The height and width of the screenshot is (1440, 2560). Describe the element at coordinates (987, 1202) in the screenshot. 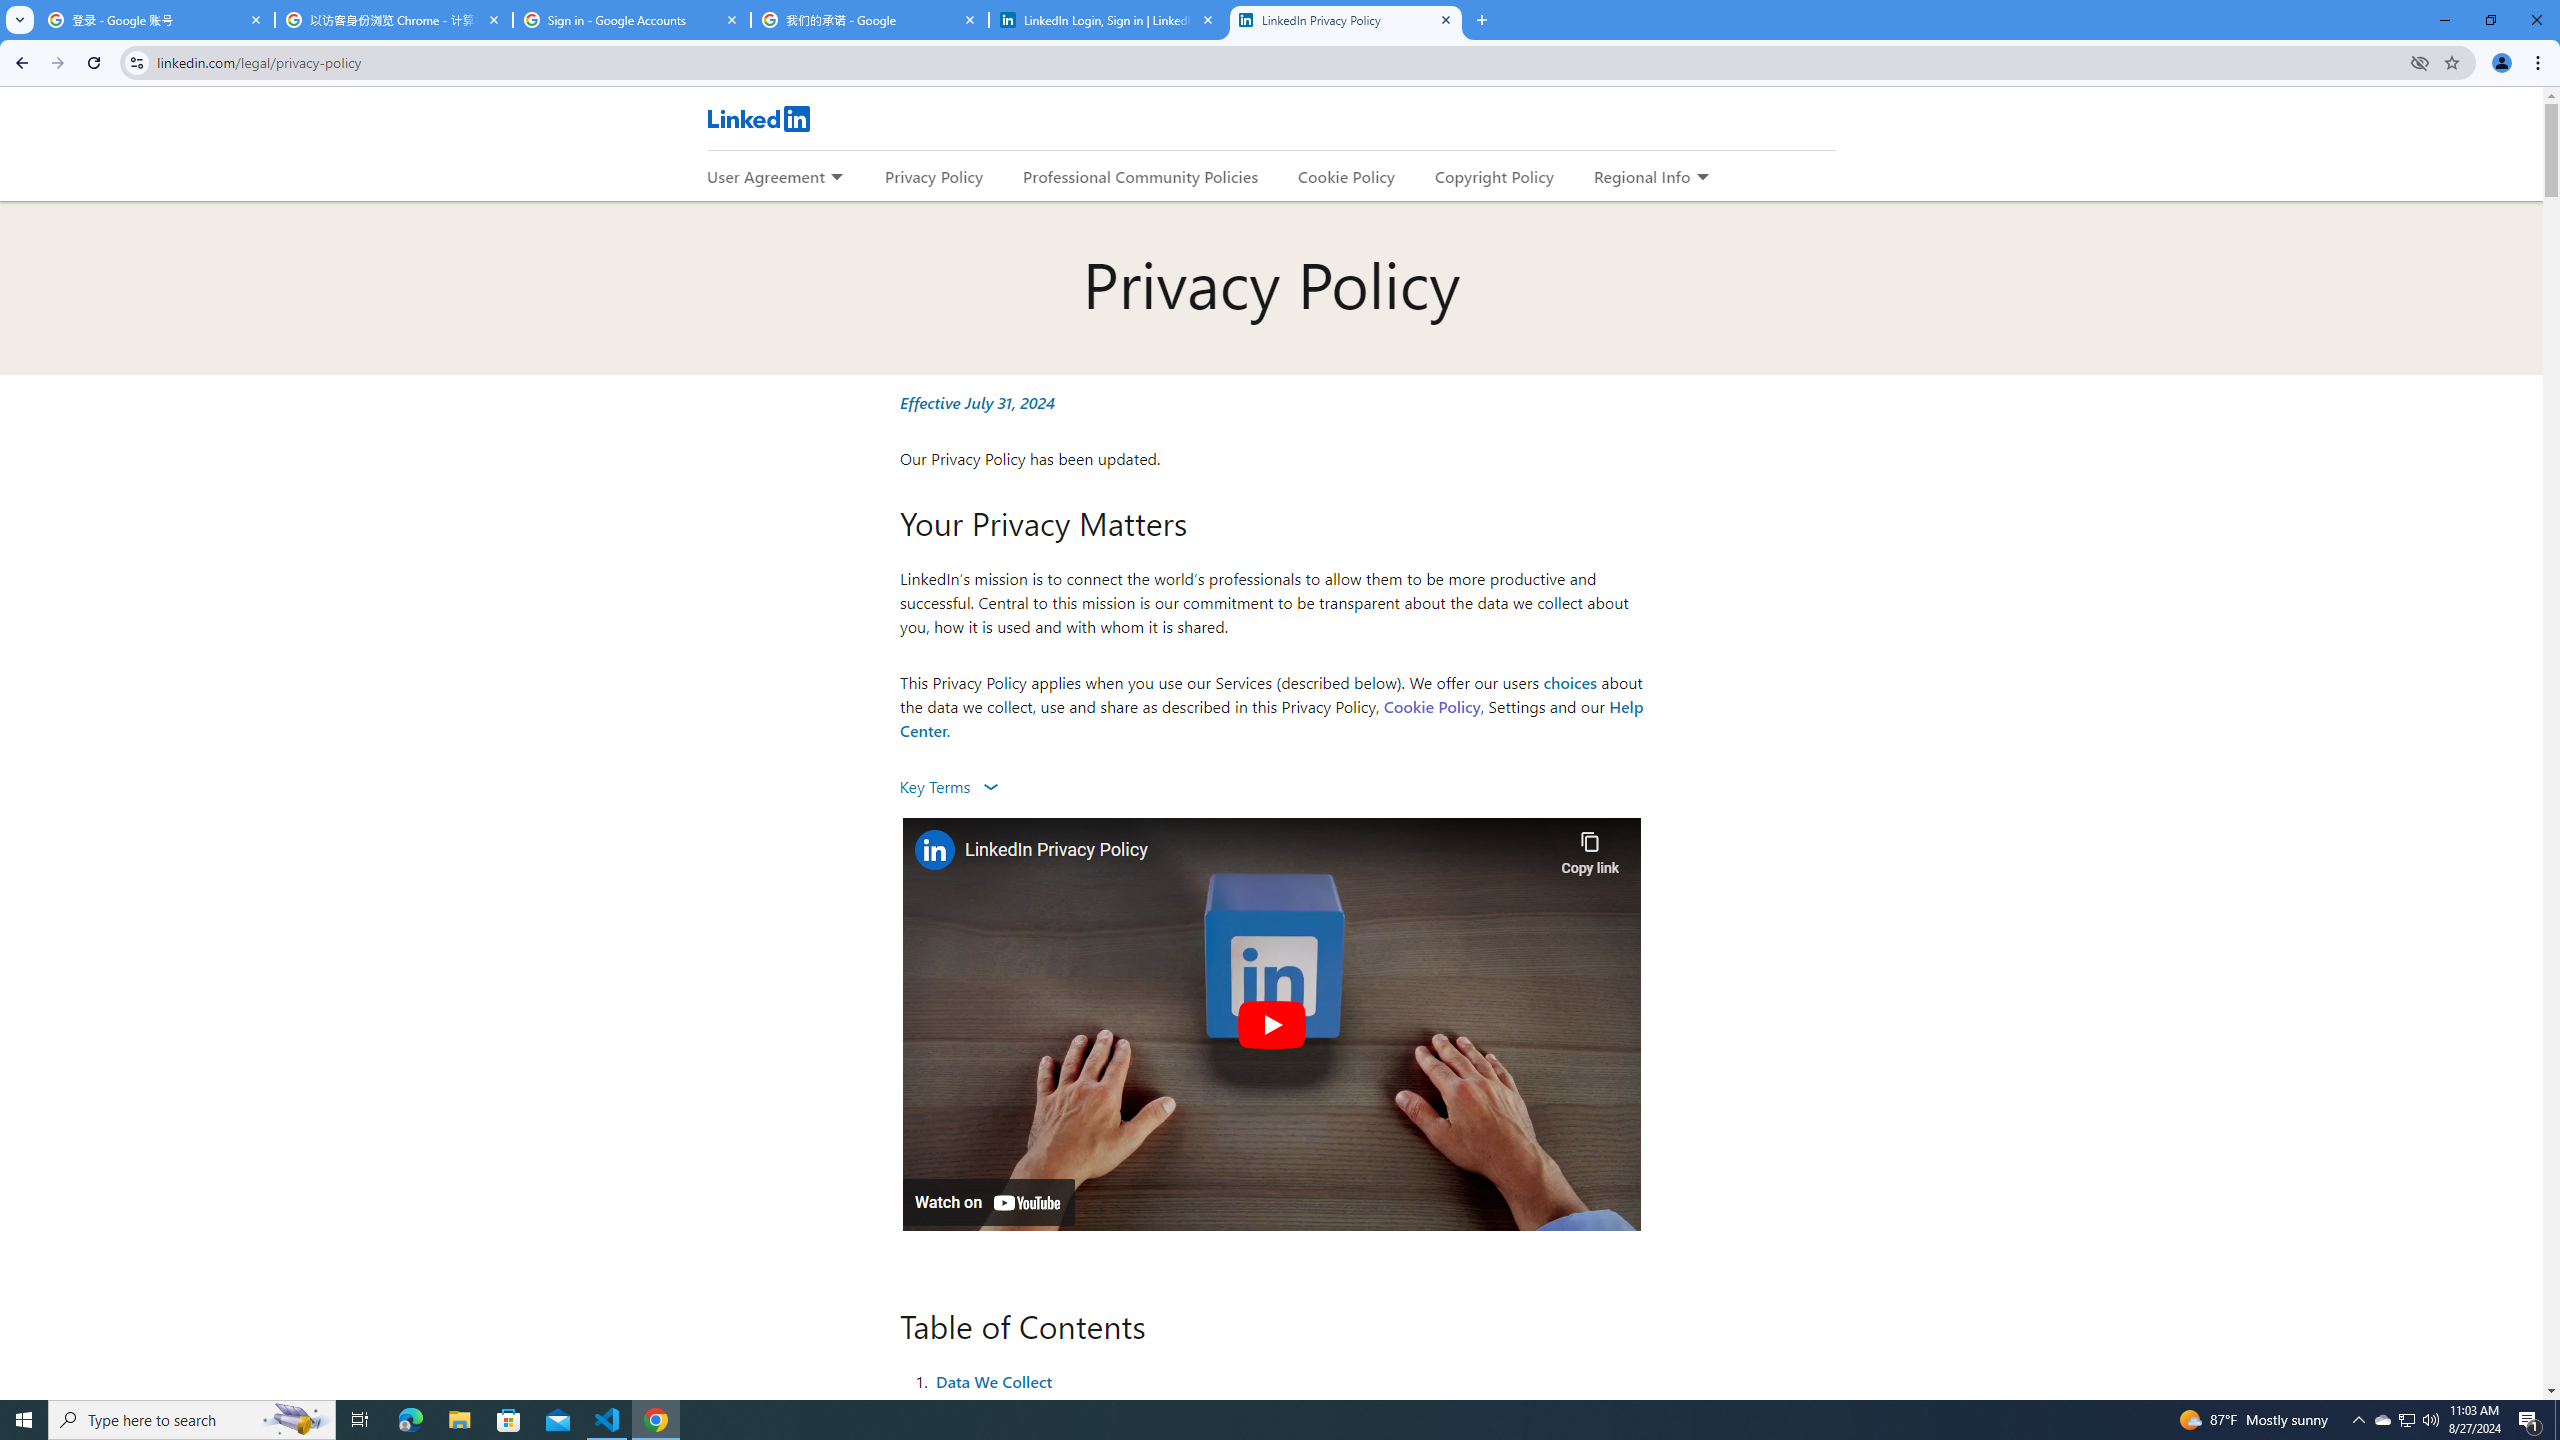

I see `'Watch on YouTube'` at that location.